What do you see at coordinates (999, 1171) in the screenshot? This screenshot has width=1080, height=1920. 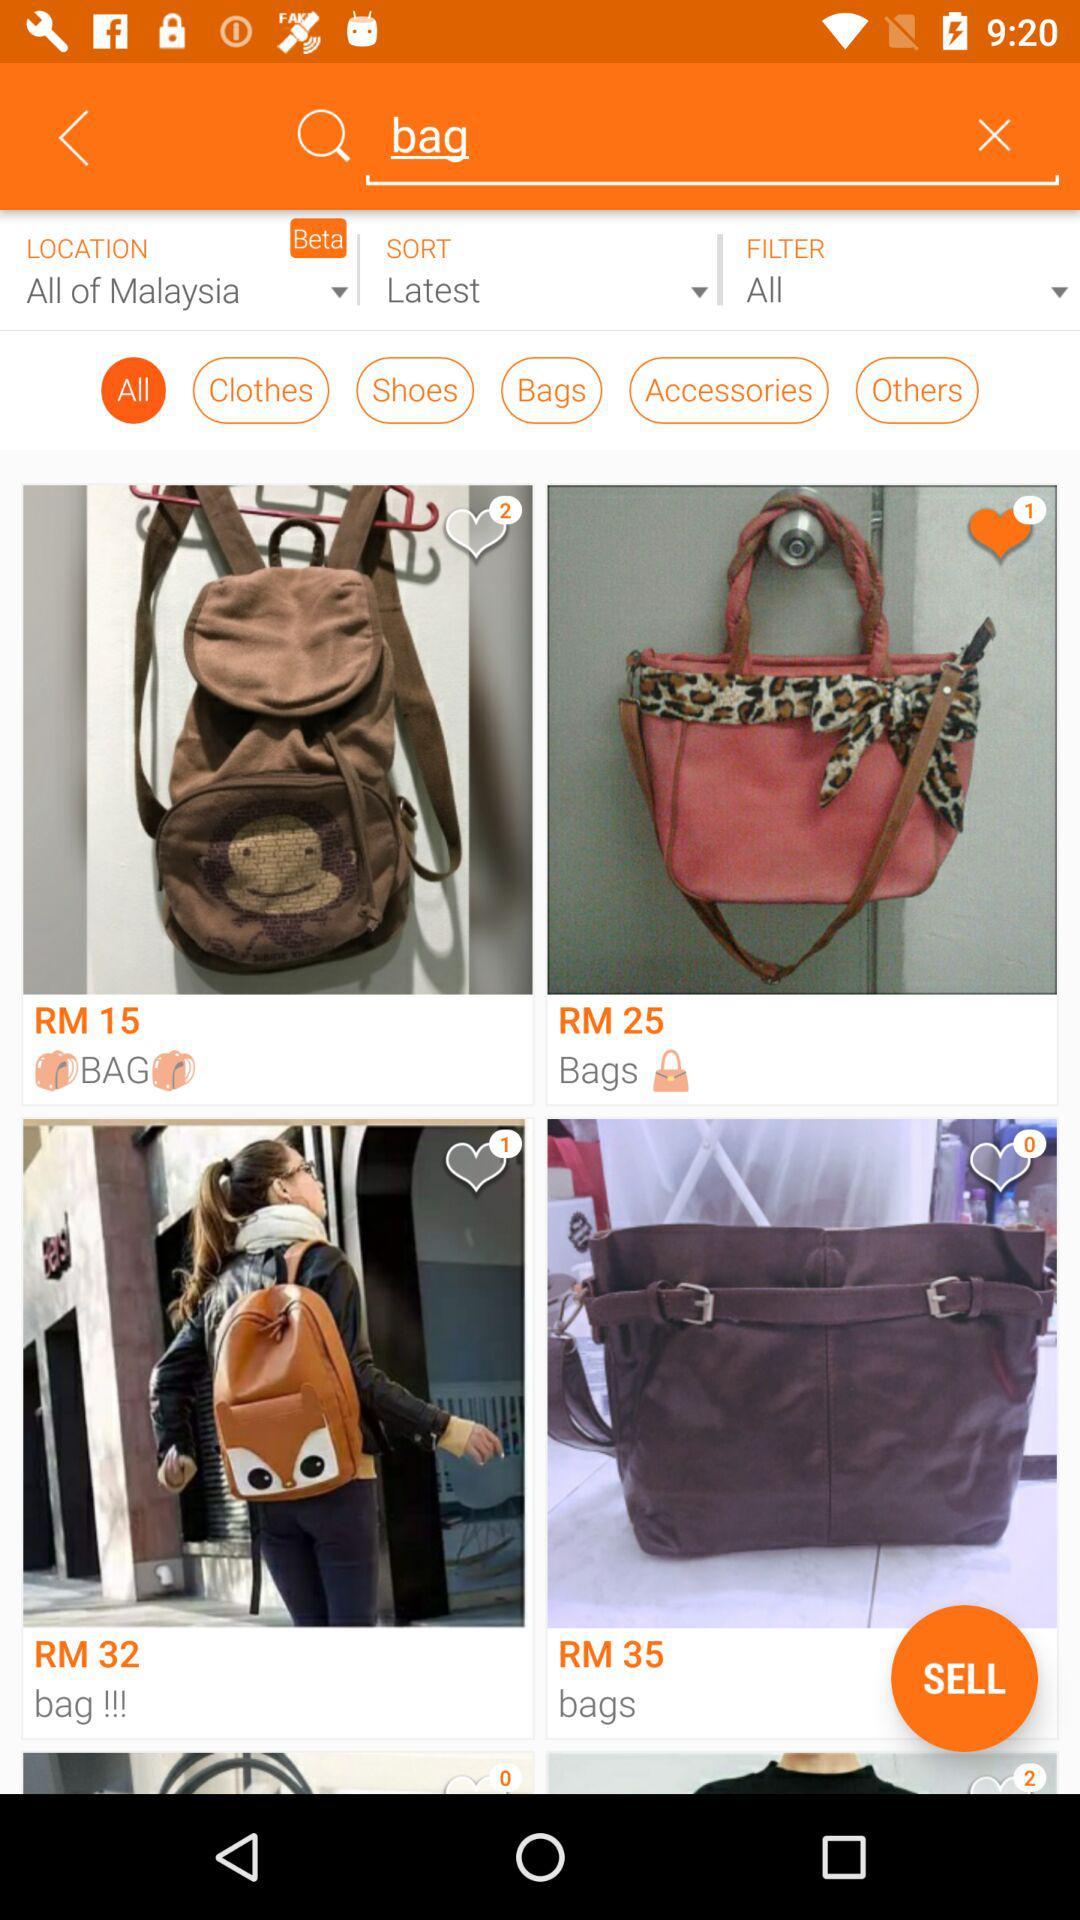 I see `this item` at bounding box center [999, 1171].